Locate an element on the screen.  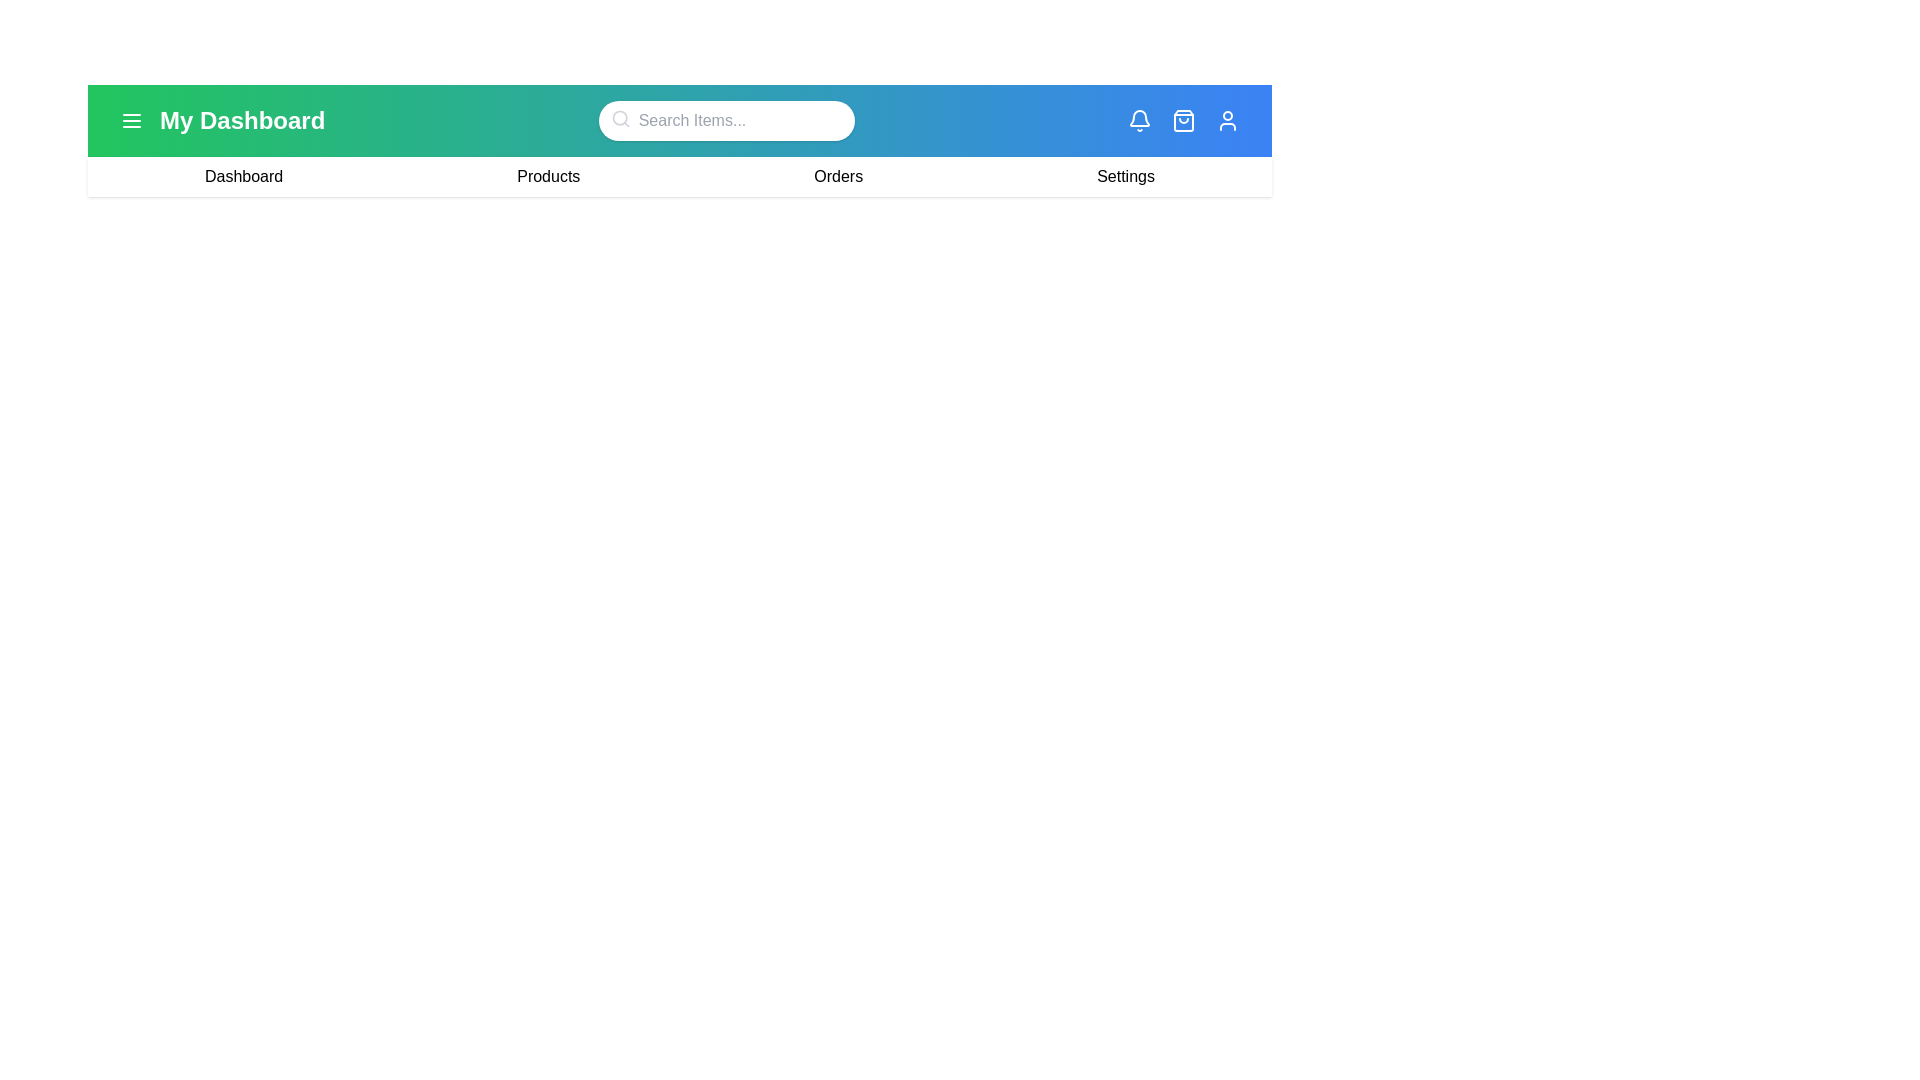
the bell icon to access notifications is located at coordinates (1140, 120).